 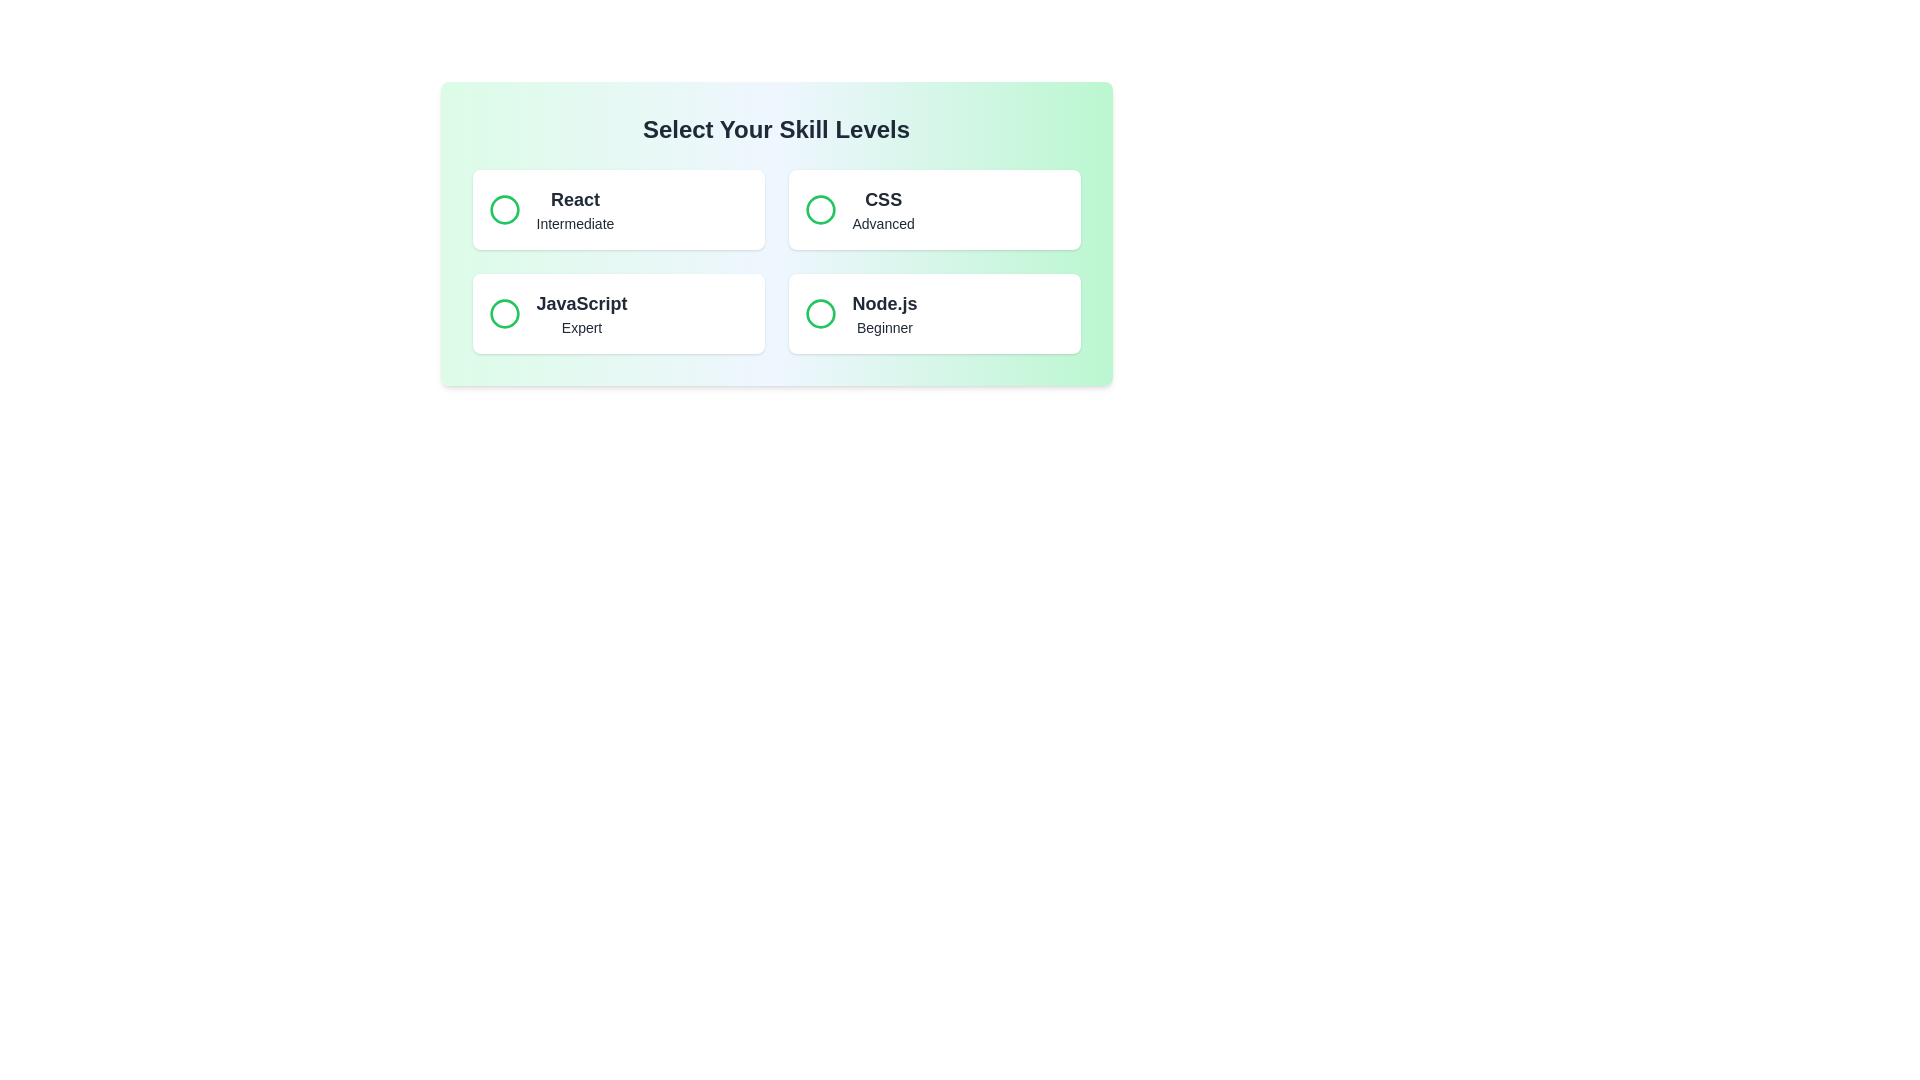 I want to click on the skill button for React, so click(x=617, y=209).